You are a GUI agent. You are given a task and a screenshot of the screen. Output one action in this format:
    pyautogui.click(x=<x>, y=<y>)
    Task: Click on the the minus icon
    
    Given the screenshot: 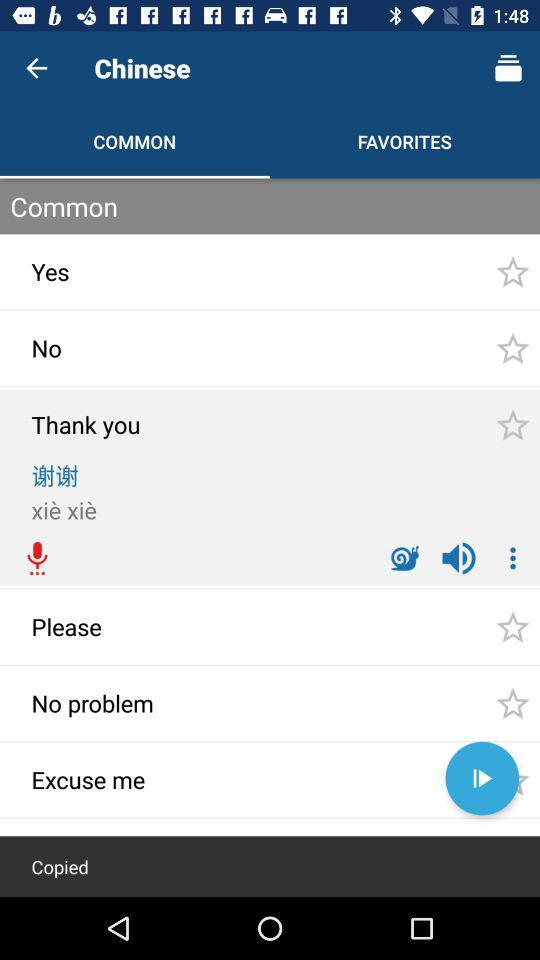 What is the action you would take?
    pyautogui.click(x=481, y=839)
    